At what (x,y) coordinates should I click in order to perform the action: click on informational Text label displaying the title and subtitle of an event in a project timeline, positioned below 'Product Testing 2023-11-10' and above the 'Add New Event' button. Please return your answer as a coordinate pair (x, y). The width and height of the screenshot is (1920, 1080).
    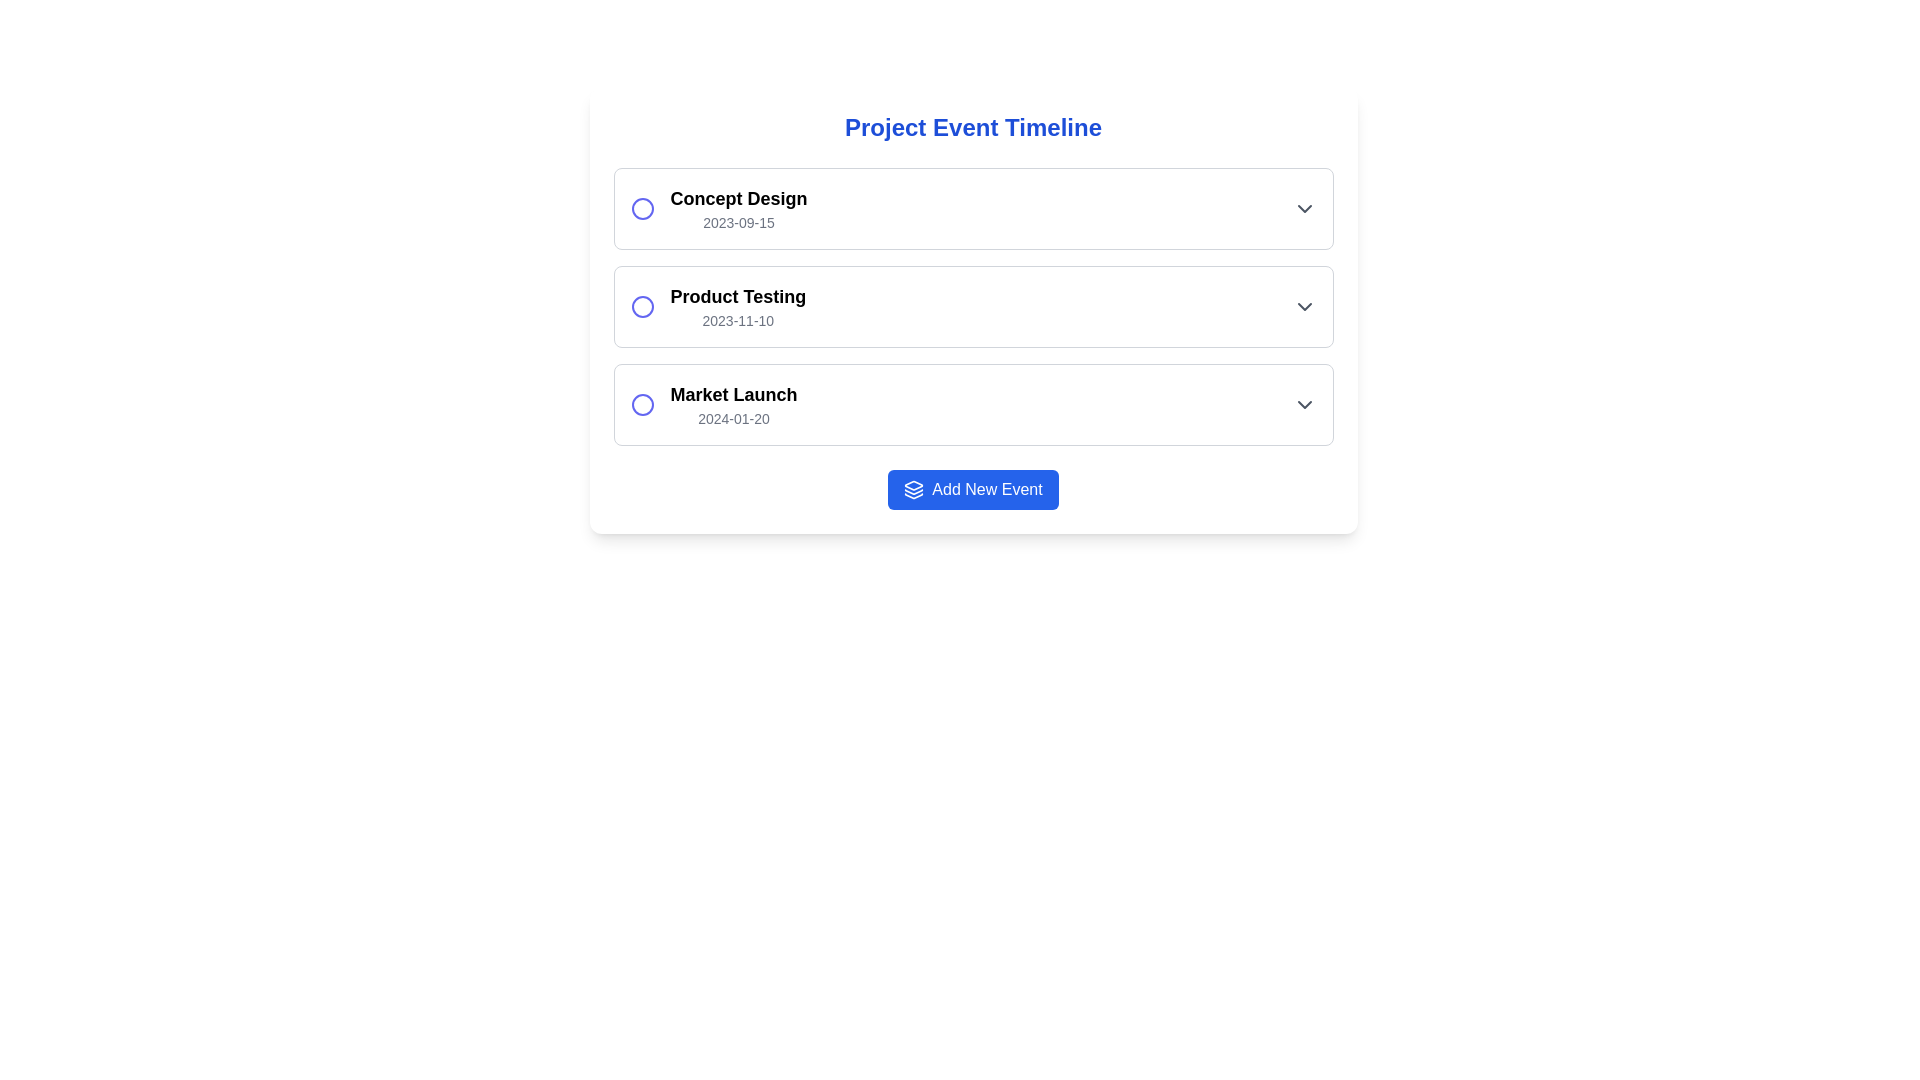
    Looking at the image, I should click on (733, 405).